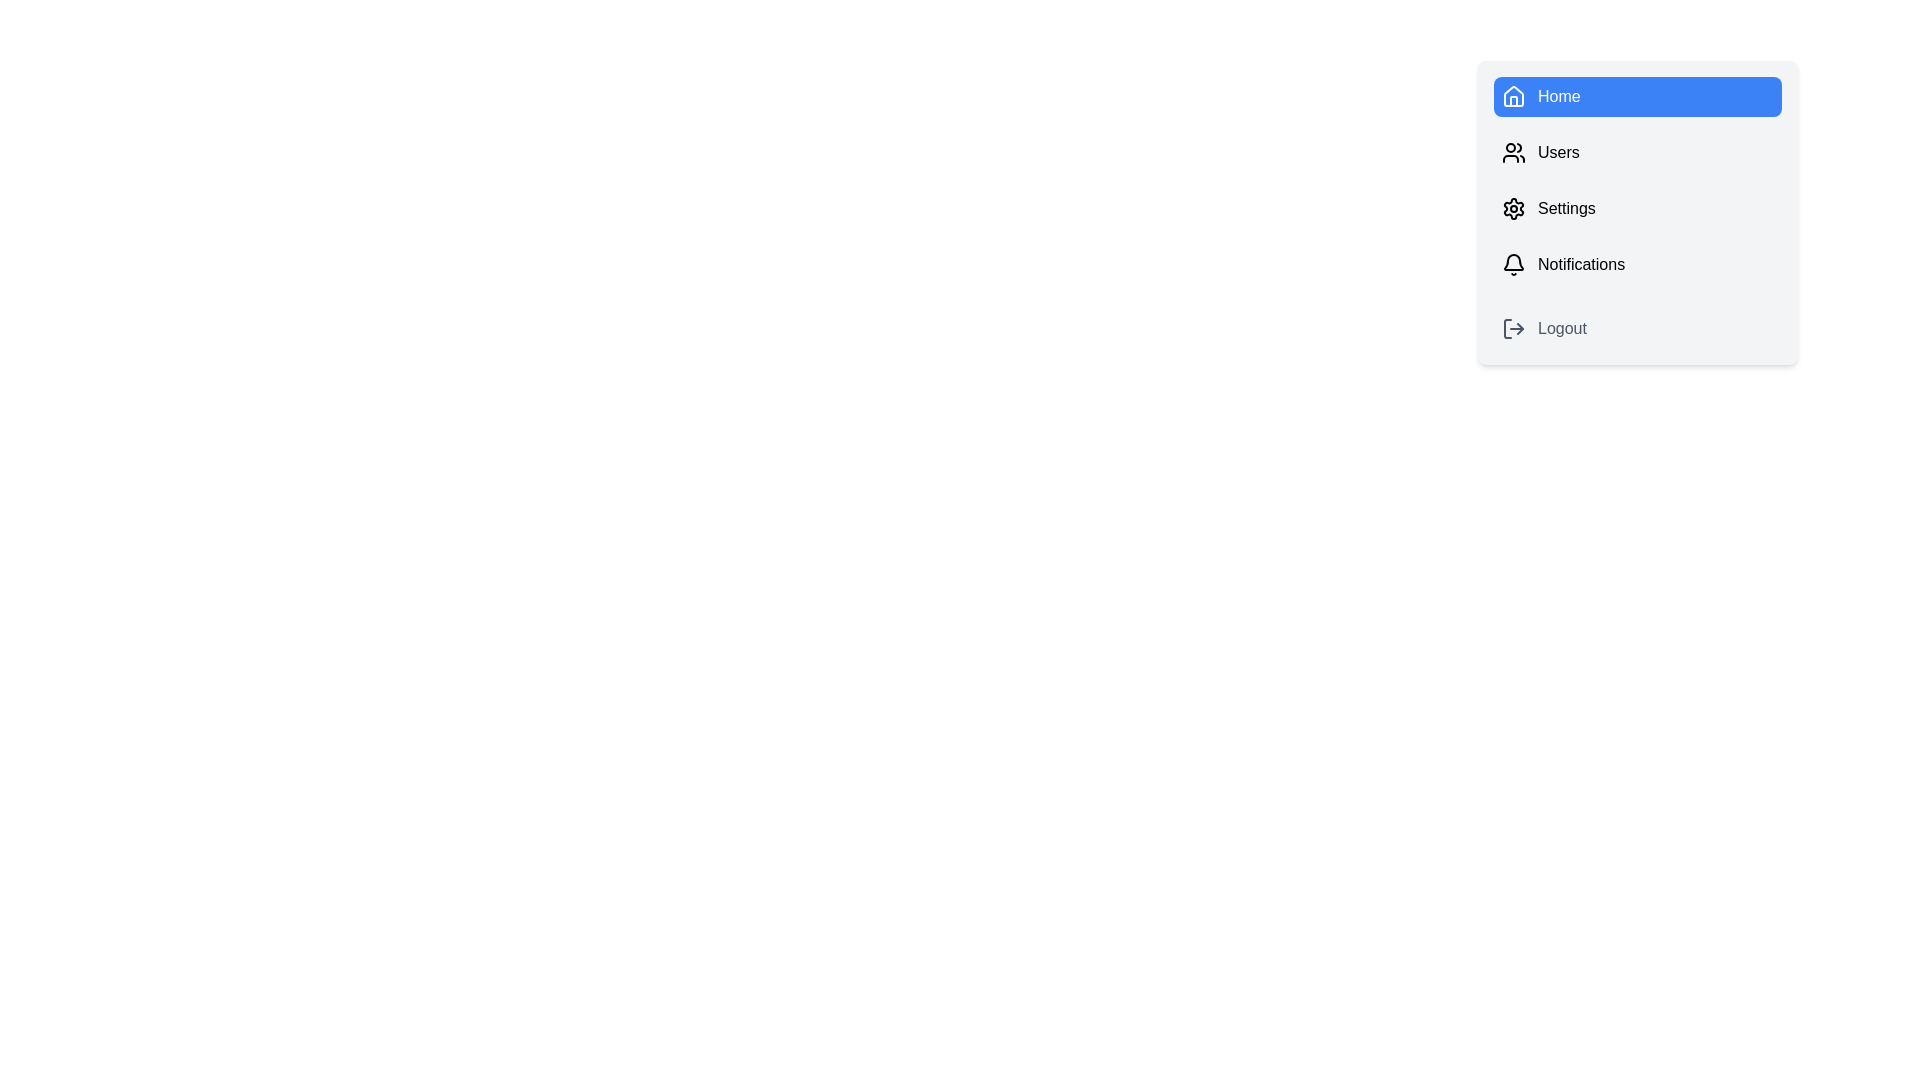  I want to click on the logout icon, which resembles a logout symbol with a door and an outward arrow, located in the Logout menu option to the left of the 'Logout' text label, so click(1513, 327).